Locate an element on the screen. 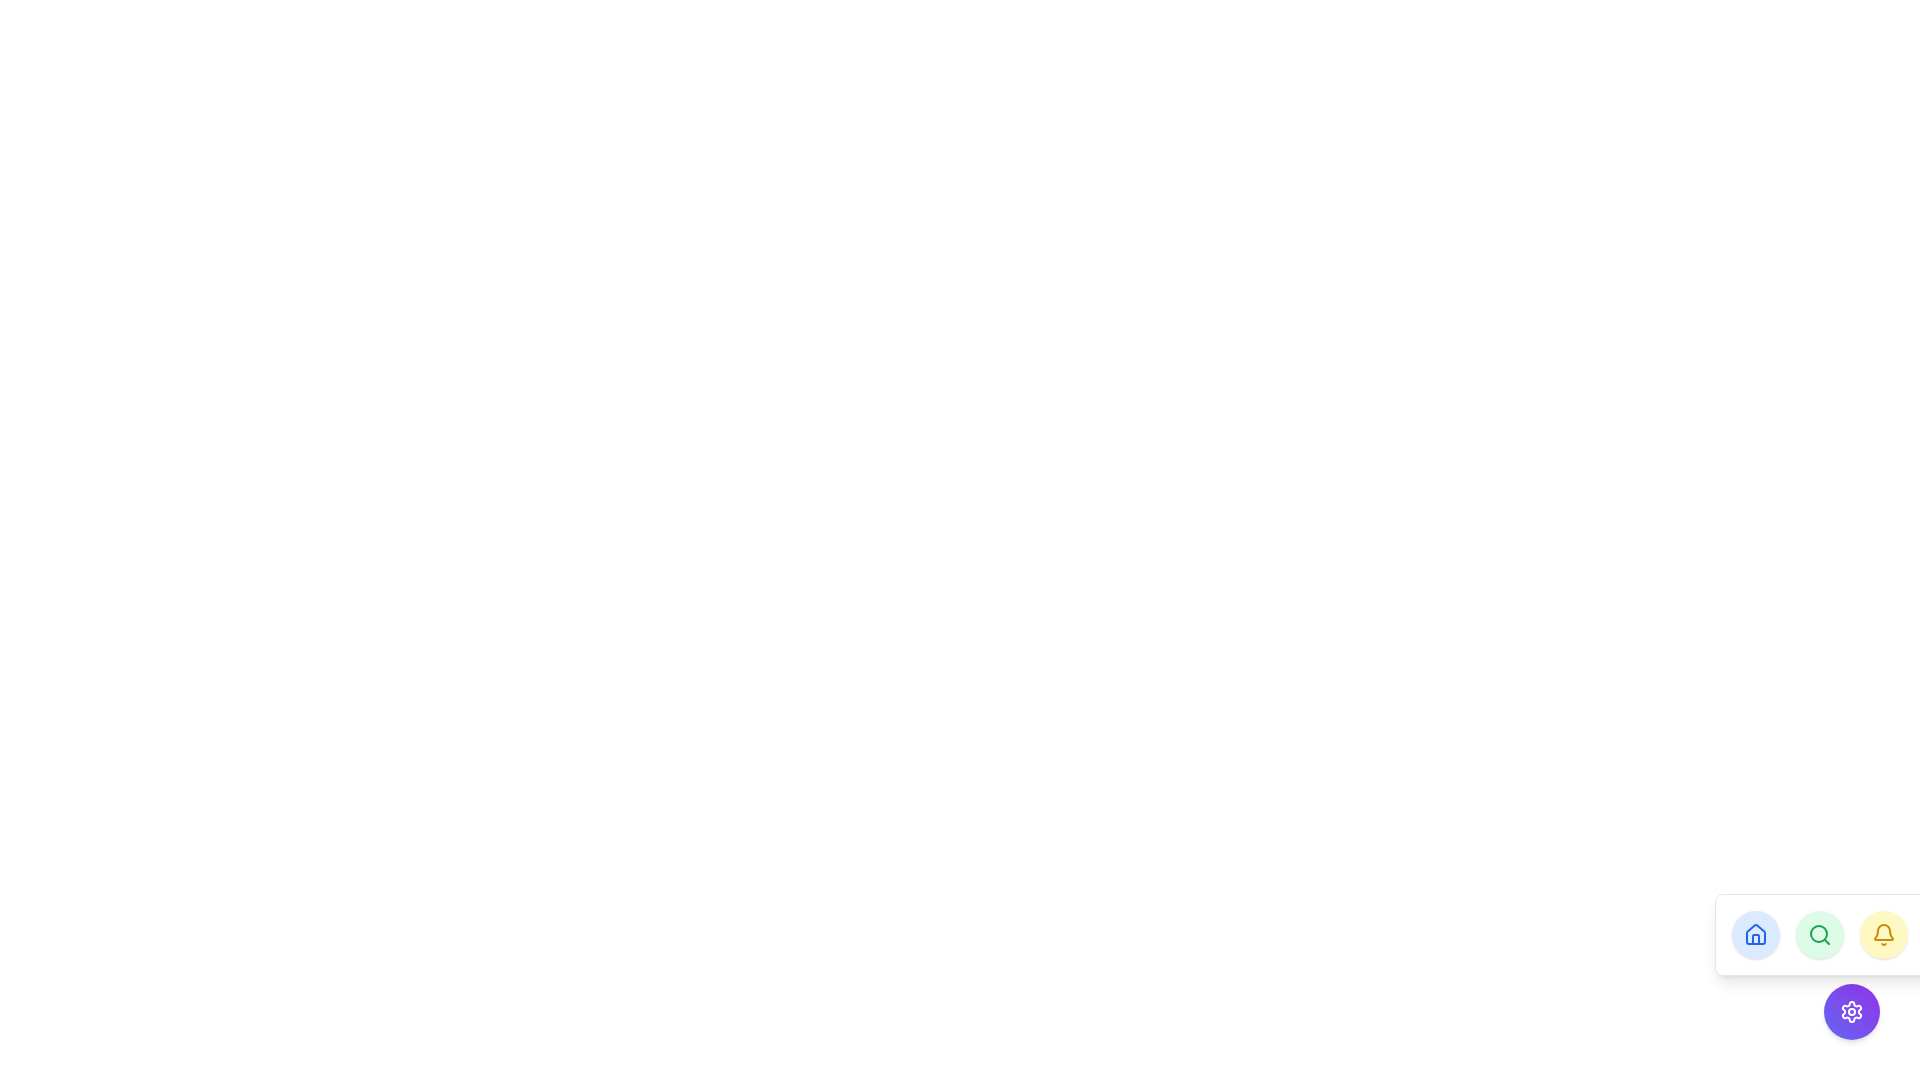  the circular settings button with a gradient purple background and a white gear icon is located at coordinates (1851, 1011).